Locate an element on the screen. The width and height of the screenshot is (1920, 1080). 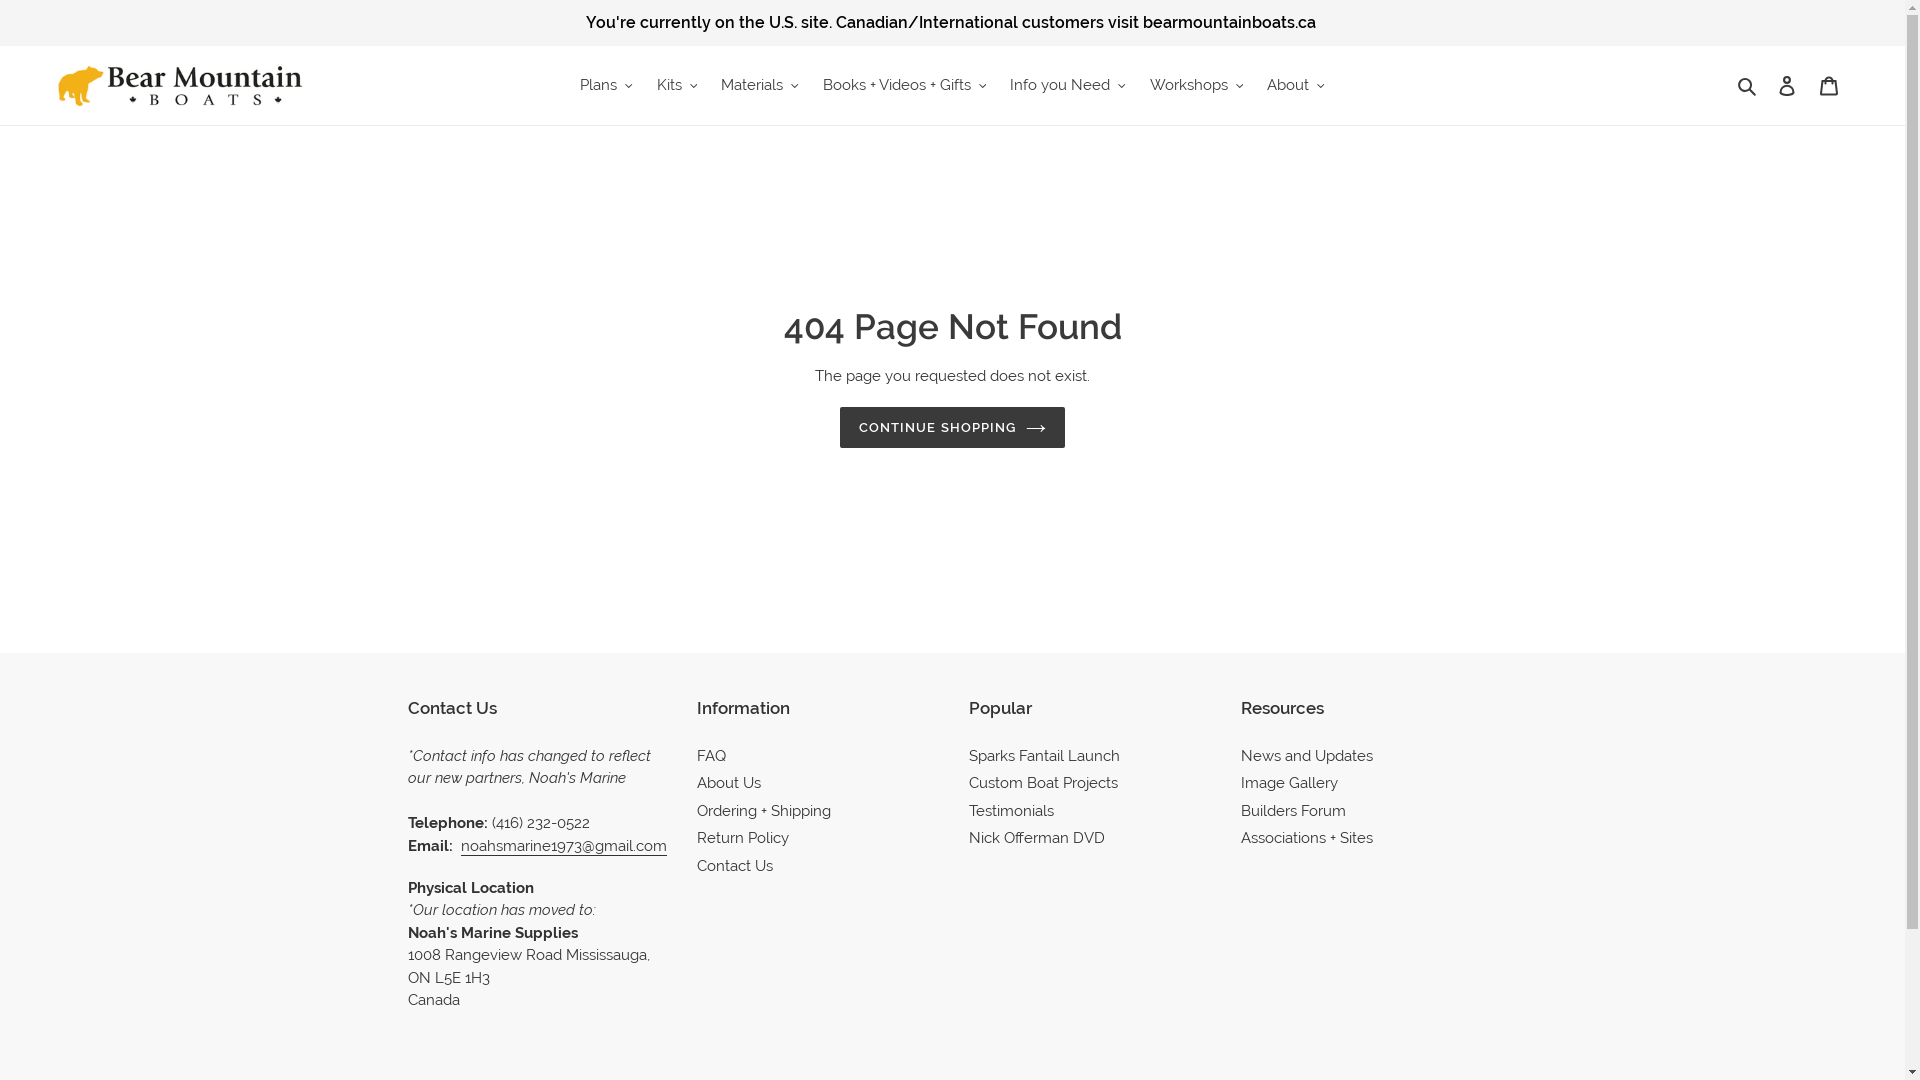
'FAQ' is located at coordinates (710, 756).